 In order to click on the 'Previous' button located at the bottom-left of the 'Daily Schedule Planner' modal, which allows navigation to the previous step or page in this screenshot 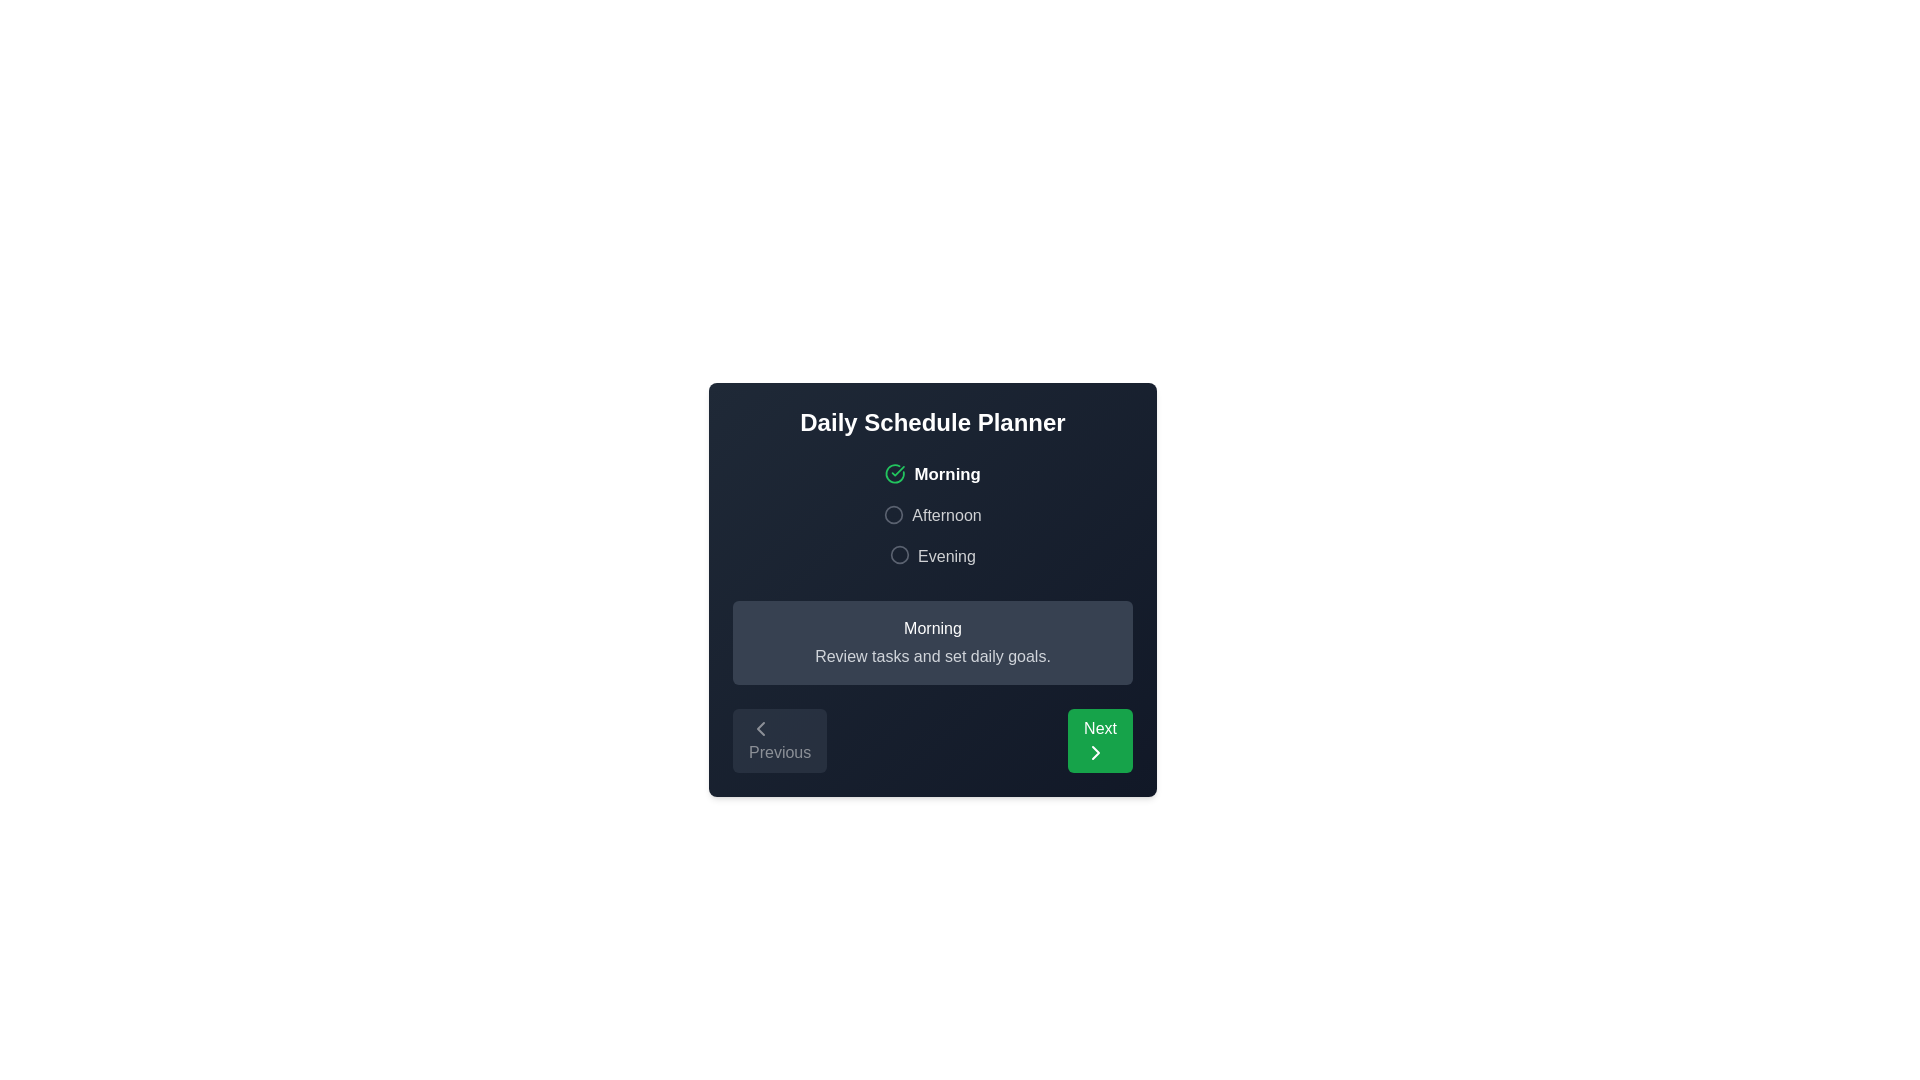, I will do `click(779, 741)`.